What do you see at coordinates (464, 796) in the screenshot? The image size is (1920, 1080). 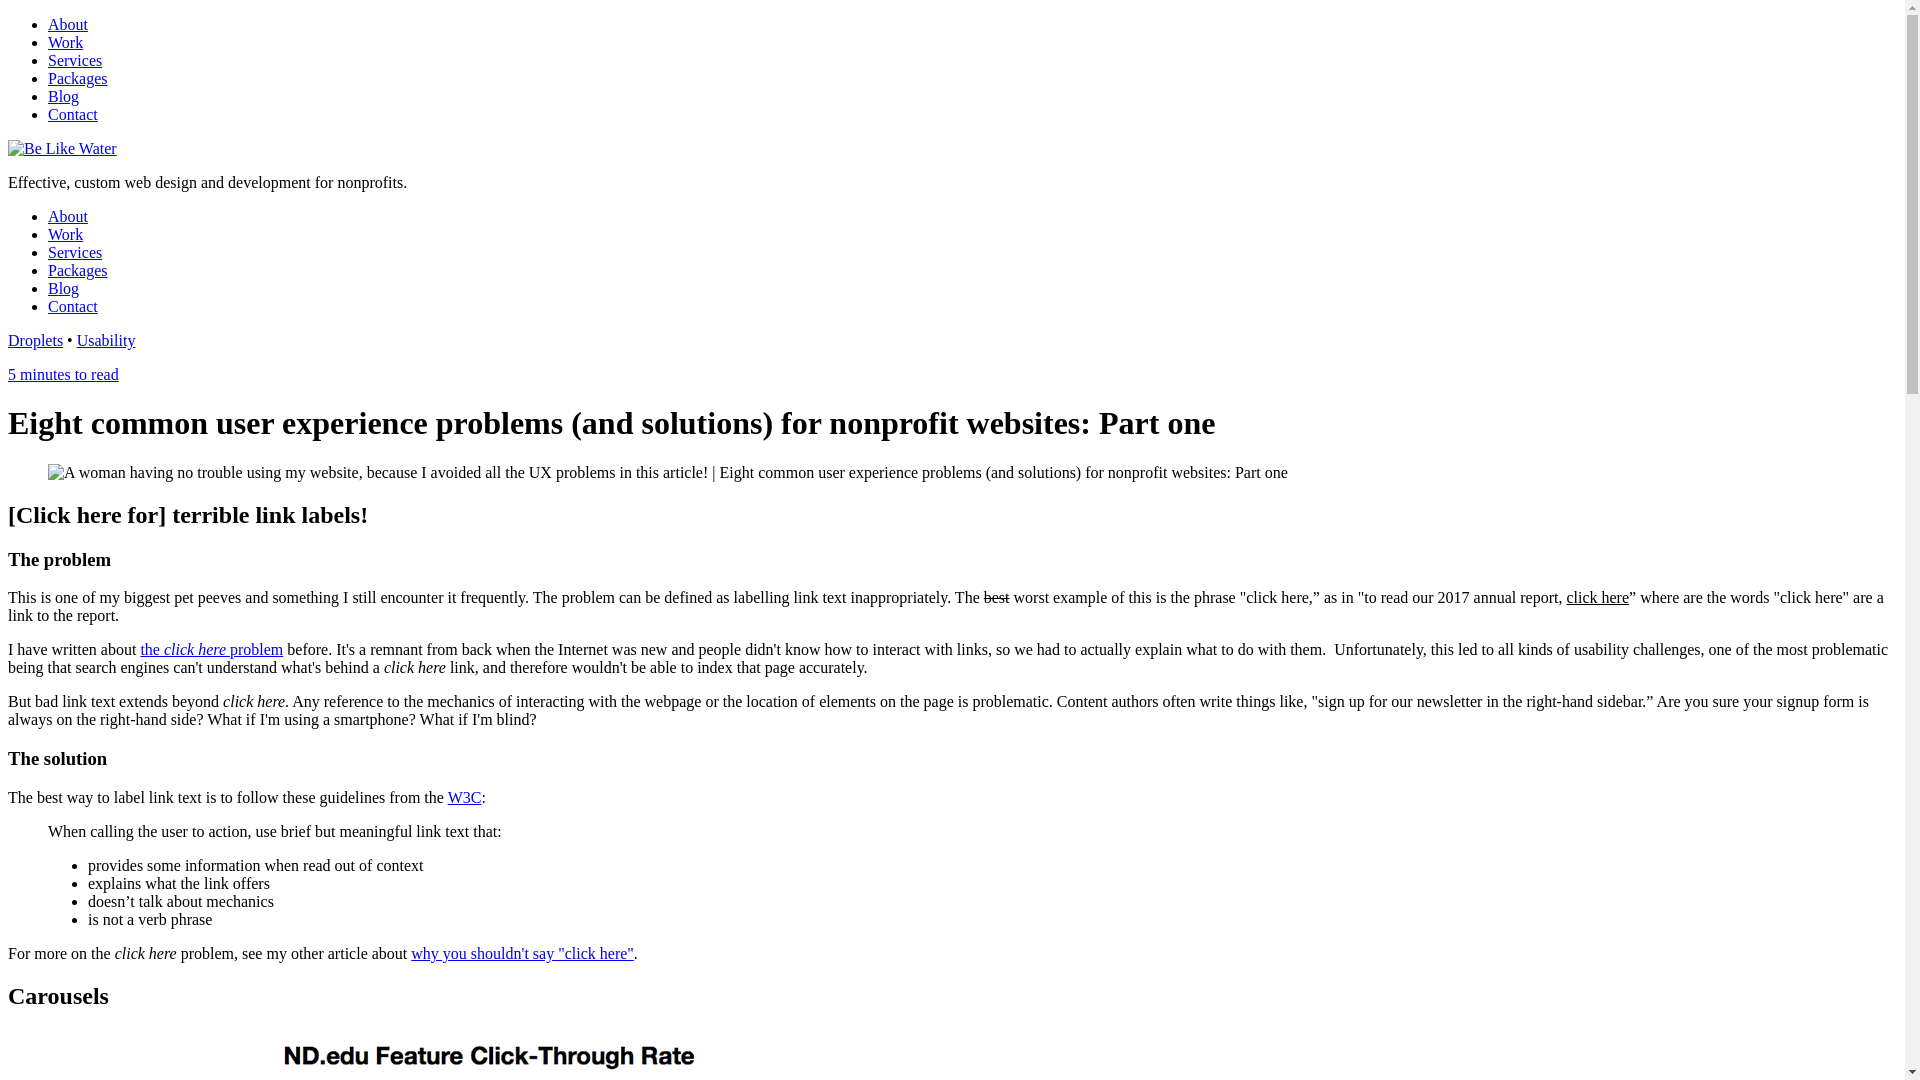 I see `'W3C'` at bounding box center [464, 796].